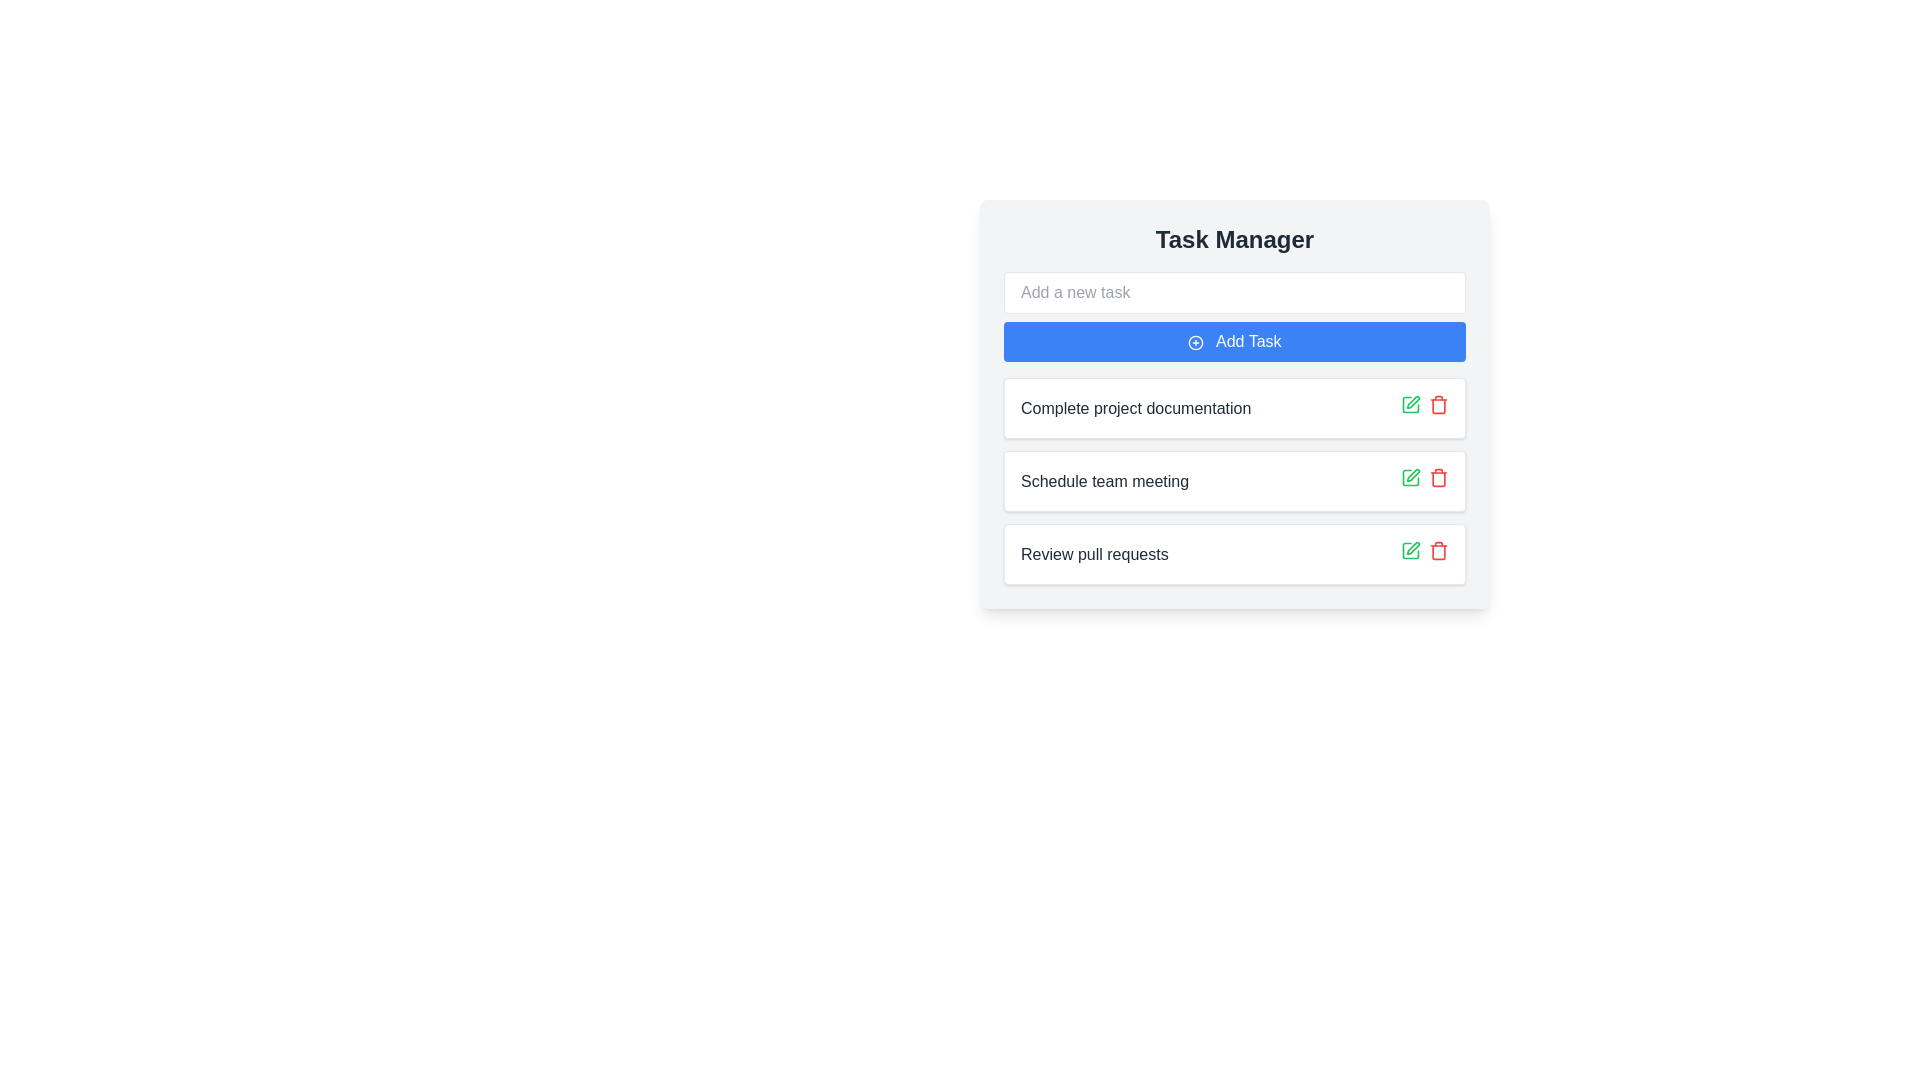  I want to click on information displayed on the text label that reads 'Schedule team meeting', which is a dark gray font on a white background, located in the second row of a list-like structure, so click(1103, 481).